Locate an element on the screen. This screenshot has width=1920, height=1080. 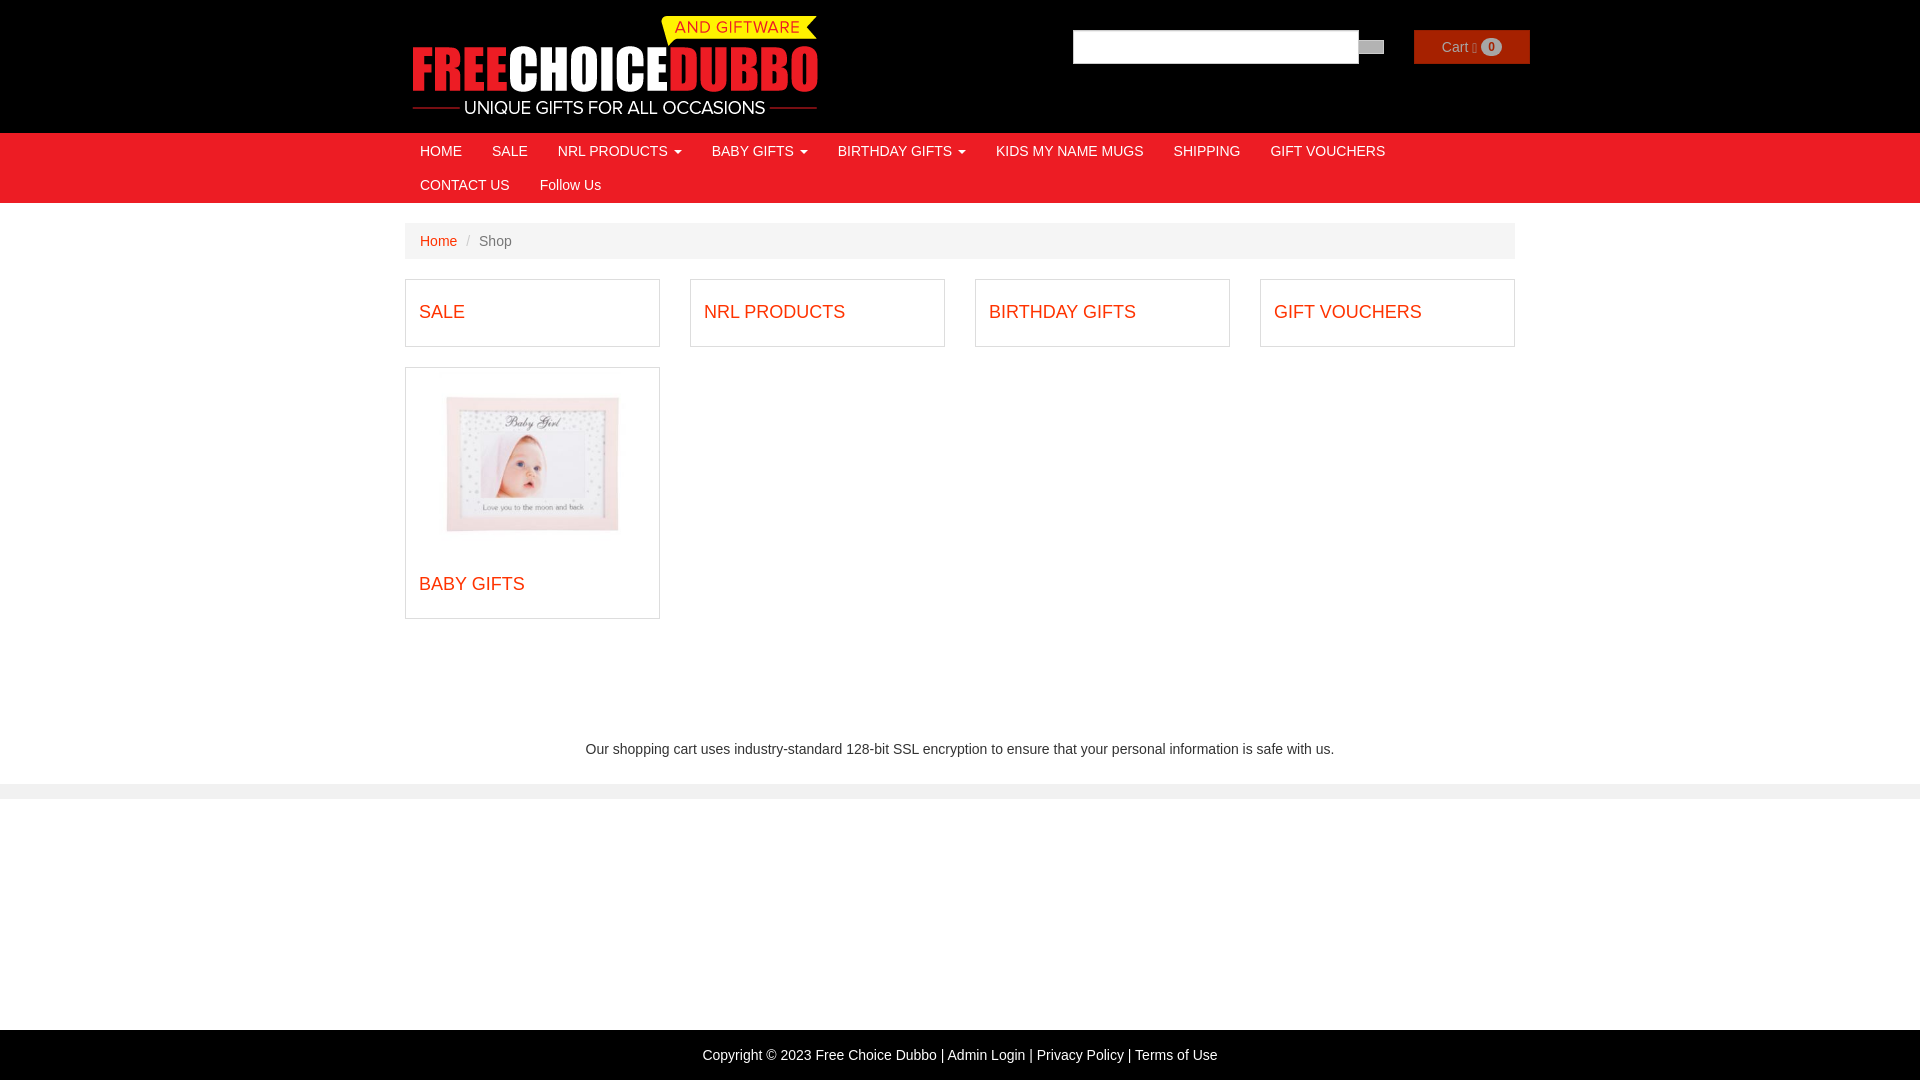
'Follow Us' is located at coordinates (569, 185).